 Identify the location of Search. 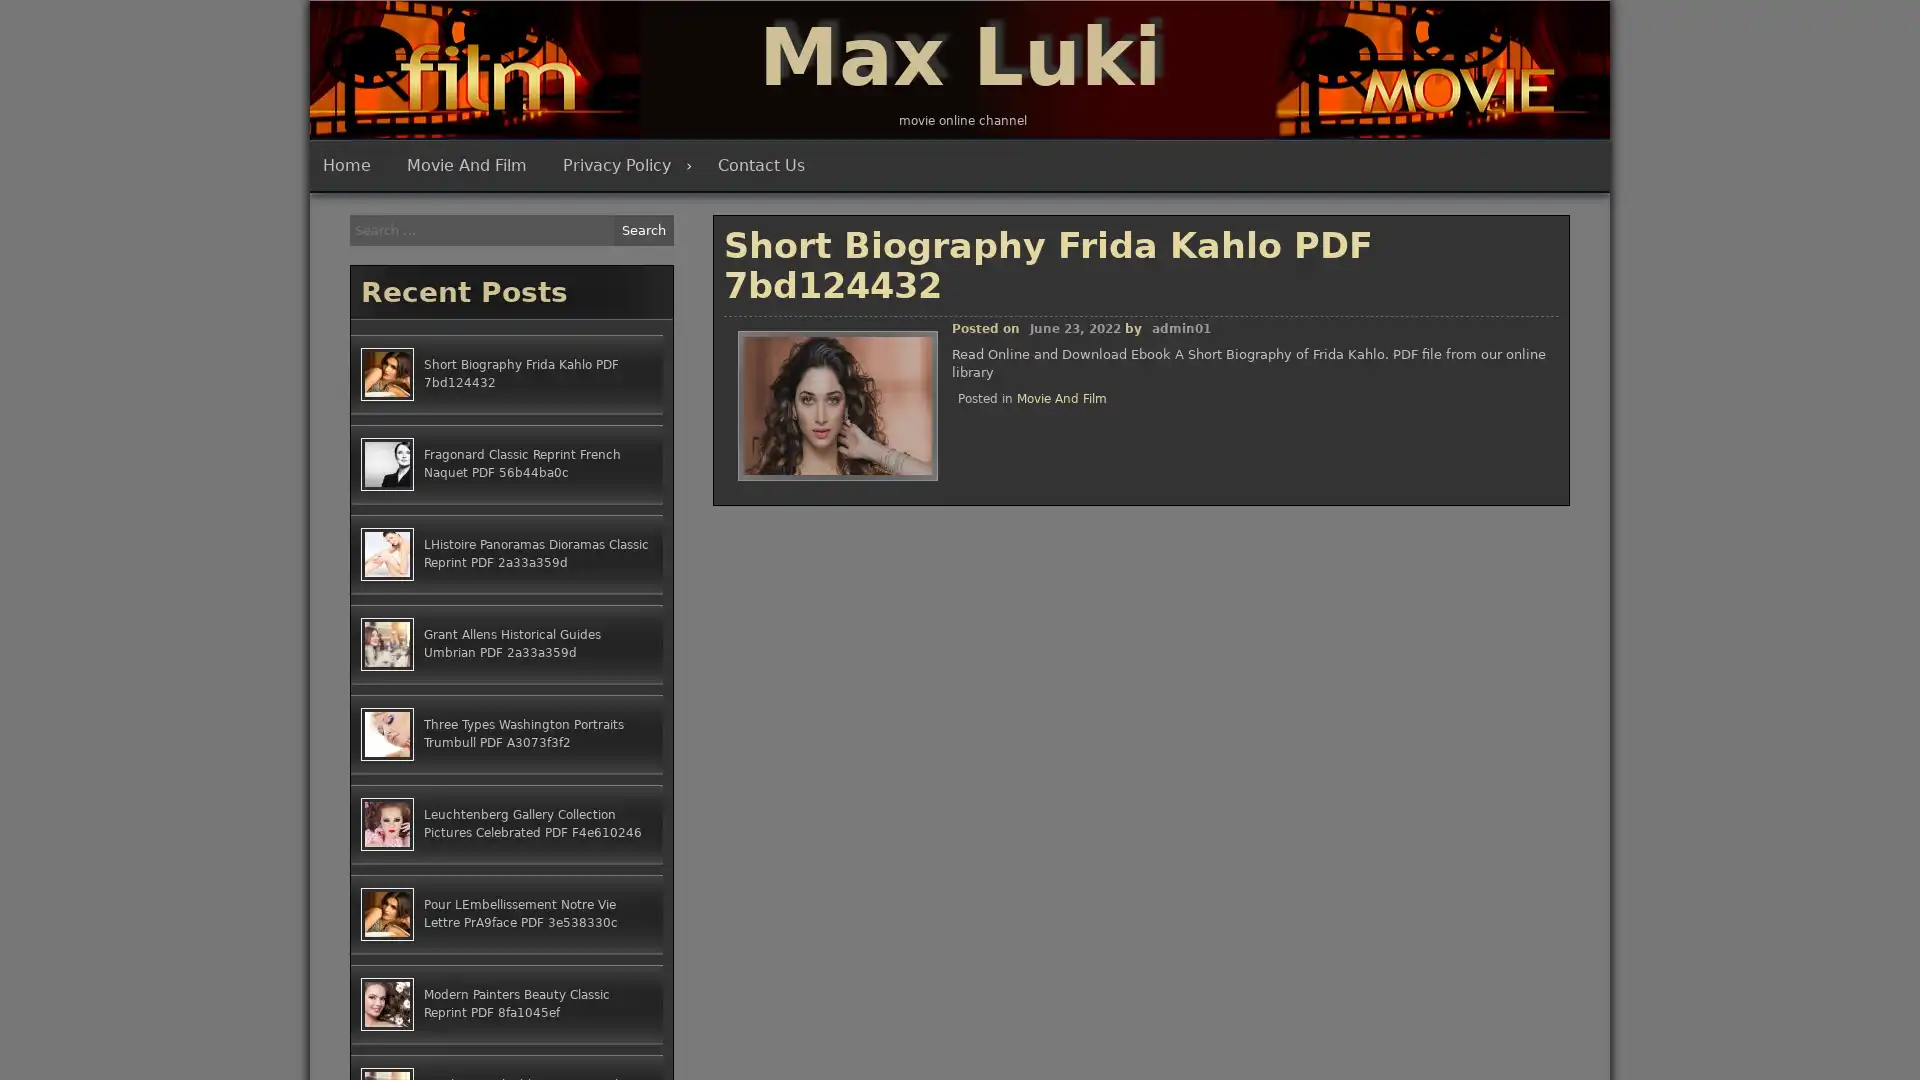
(643, 229).